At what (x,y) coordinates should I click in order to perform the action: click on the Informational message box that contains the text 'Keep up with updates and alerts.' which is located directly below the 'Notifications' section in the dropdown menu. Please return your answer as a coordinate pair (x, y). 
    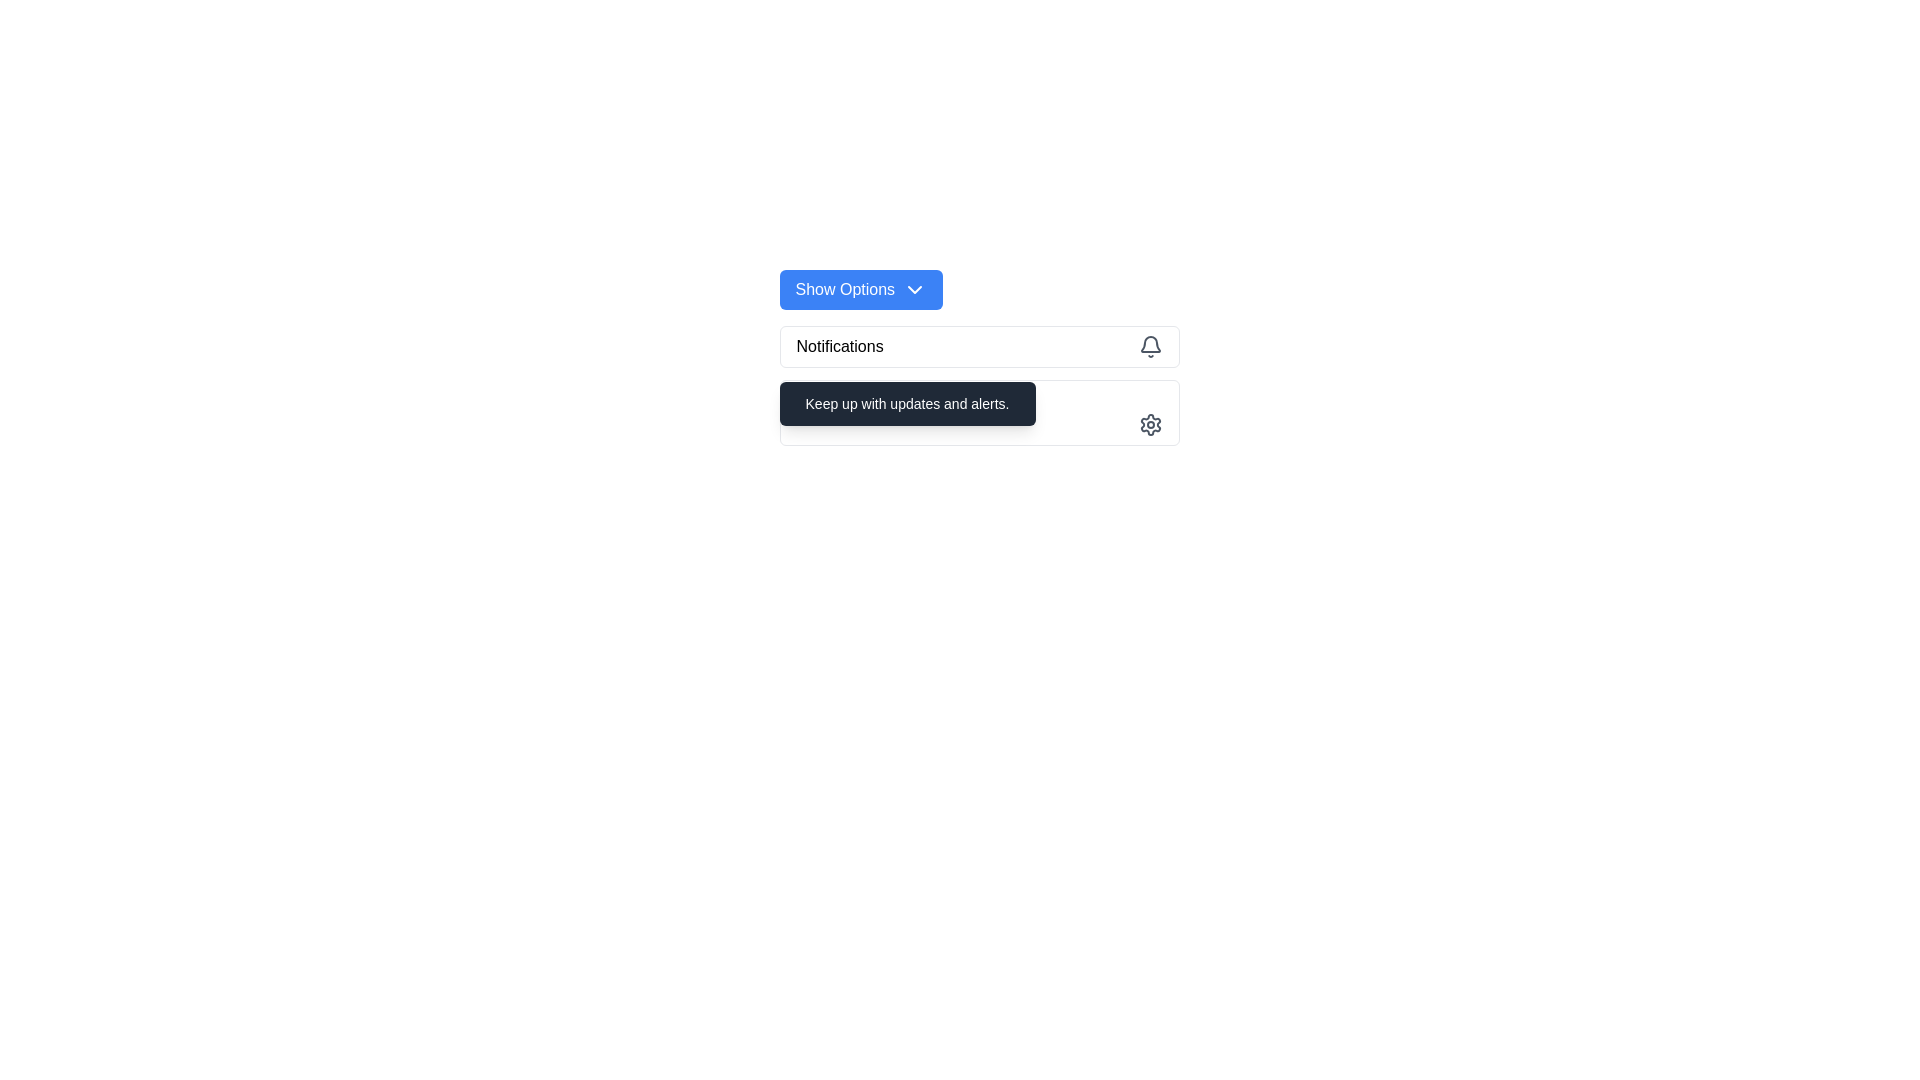
    Looking at the image, I should click on (906, 404).